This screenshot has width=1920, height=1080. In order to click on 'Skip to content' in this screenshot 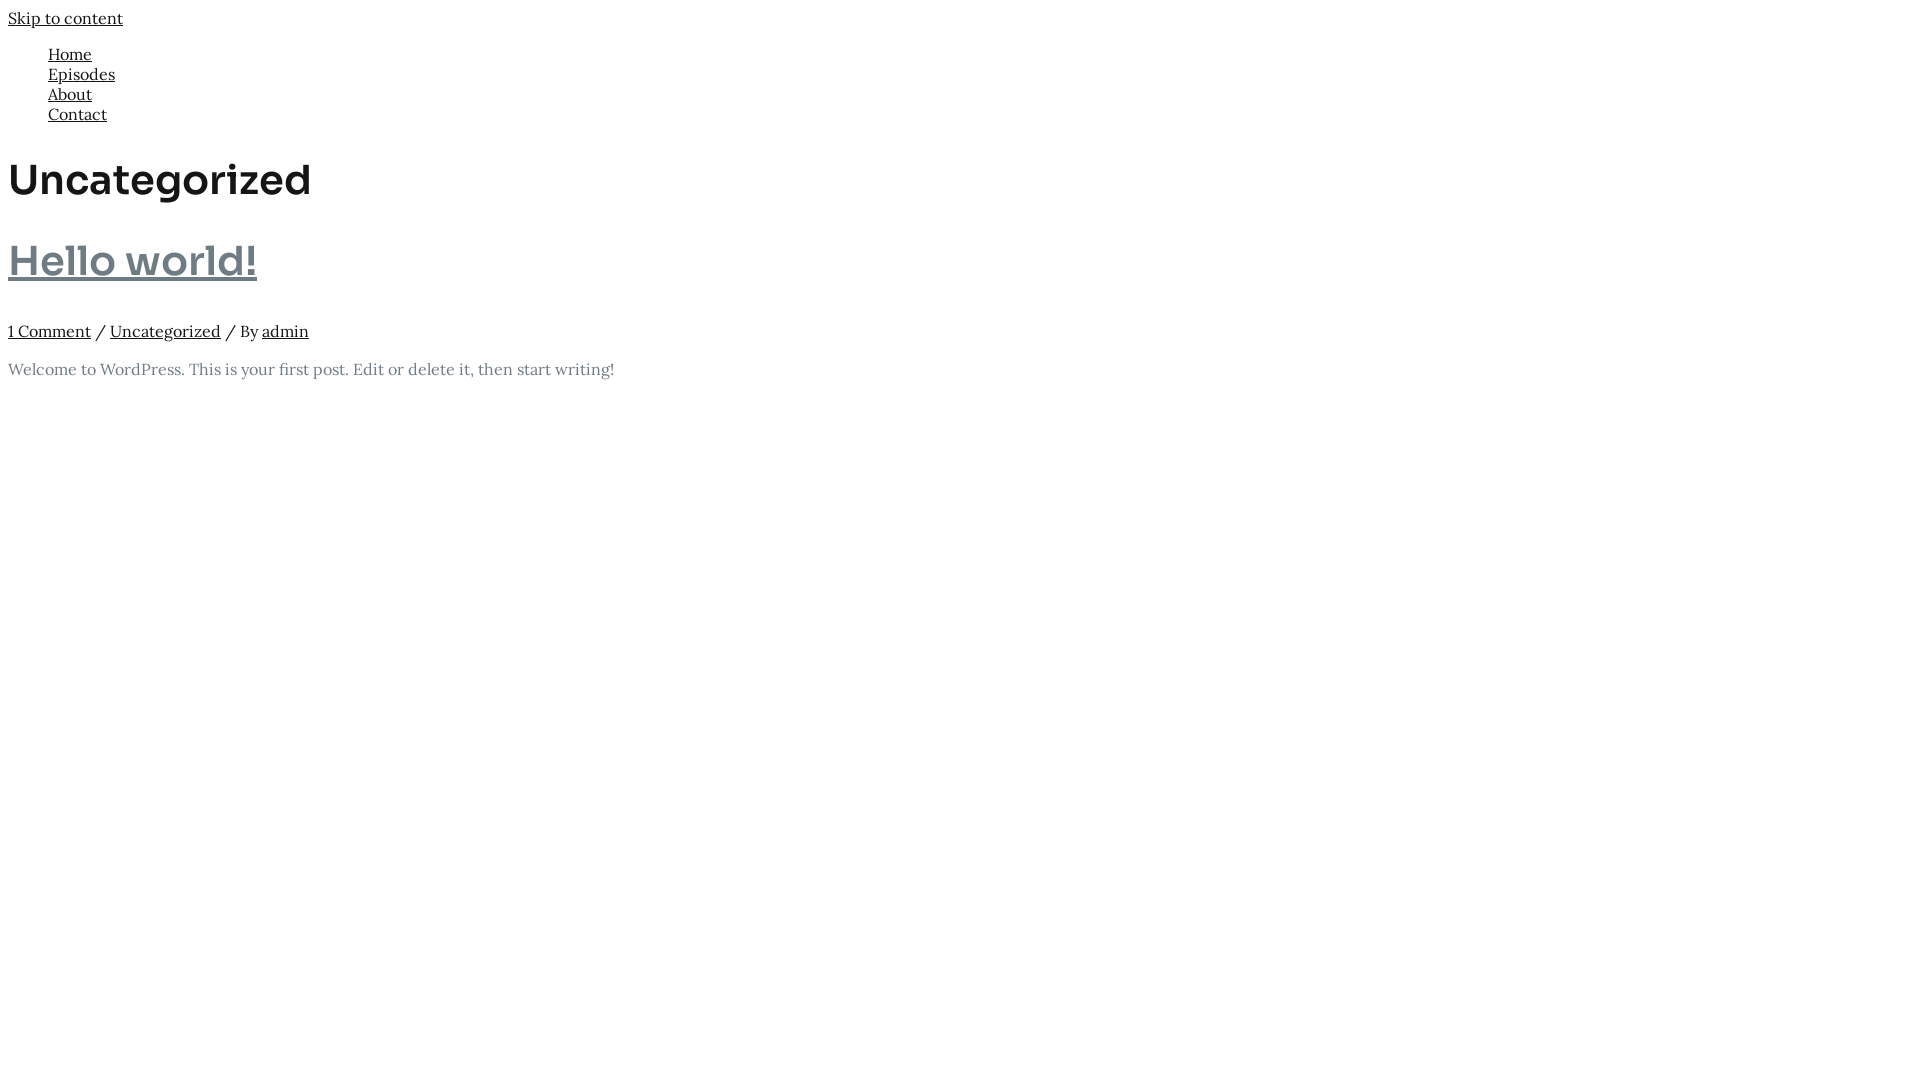, I will do `click(65, 18)`.